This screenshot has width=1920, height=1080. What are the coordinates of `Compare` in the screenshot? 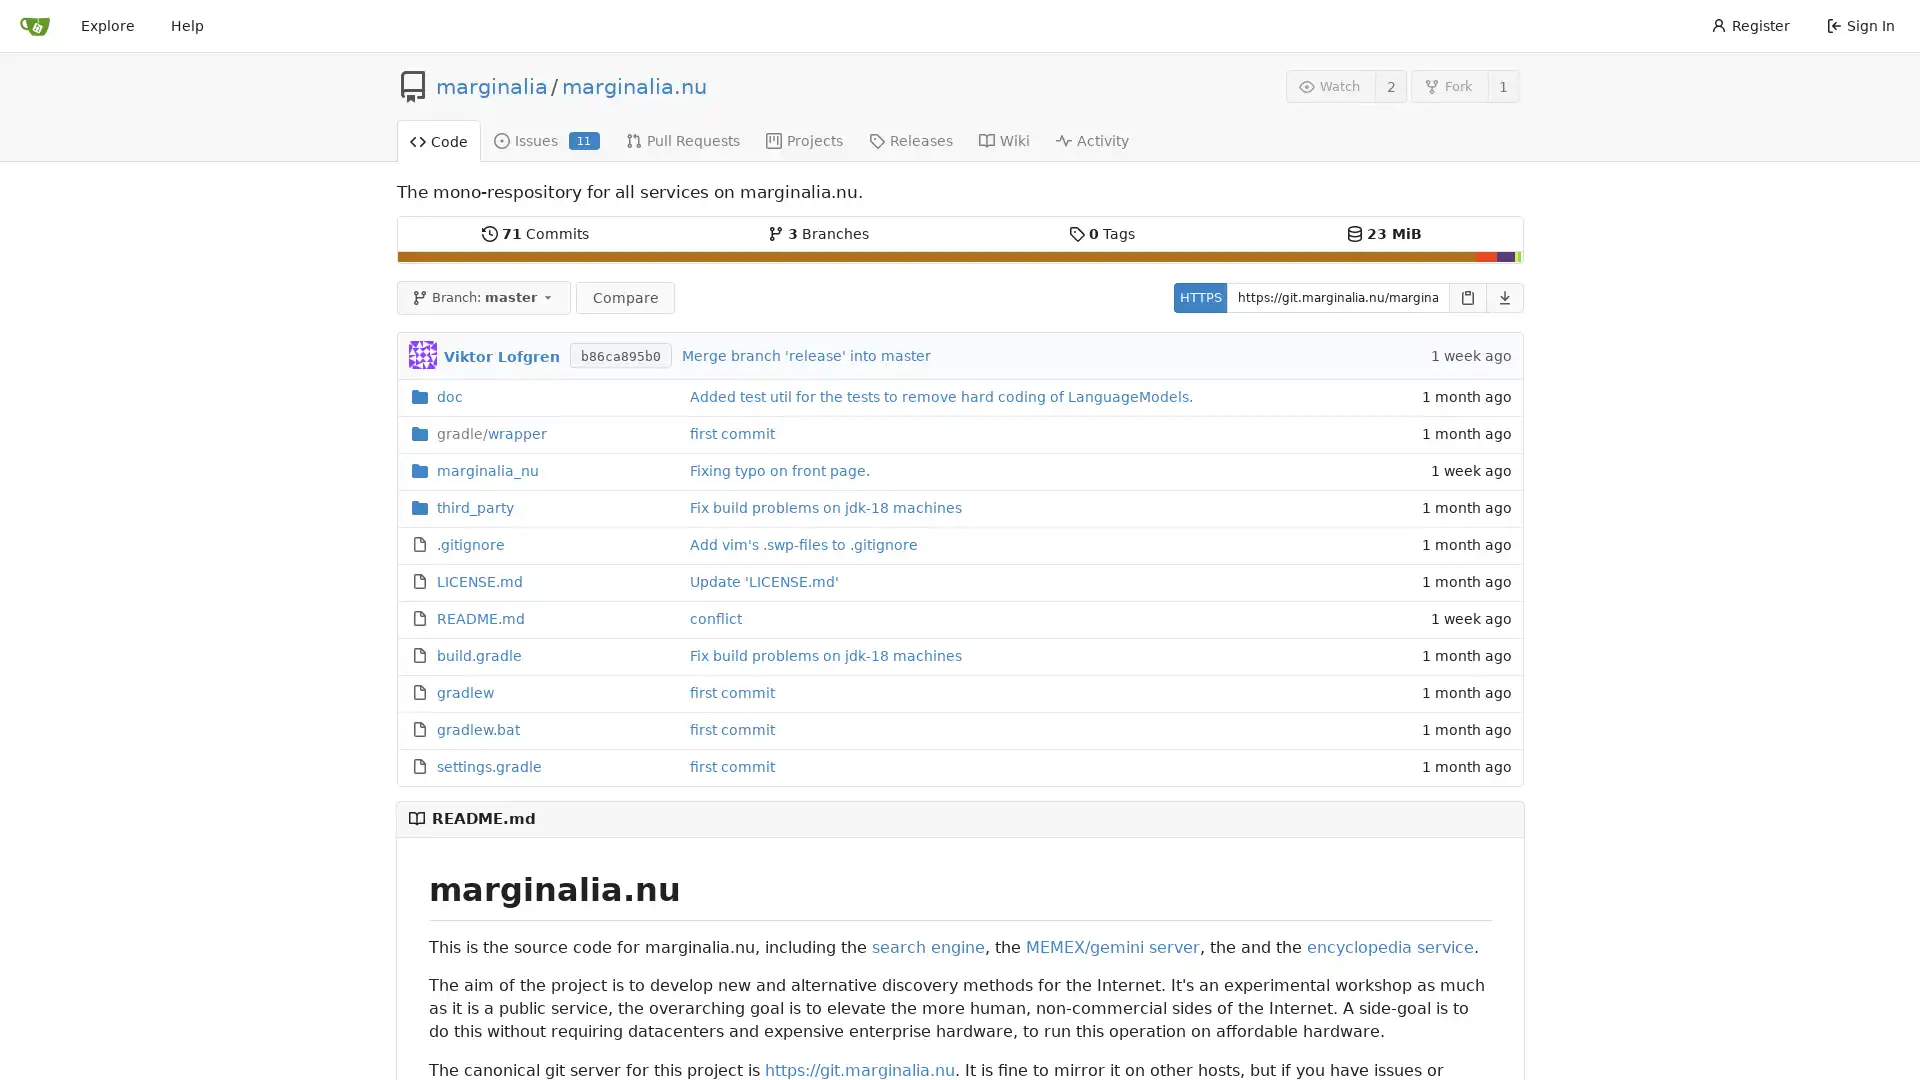 It's located at (623, 297).